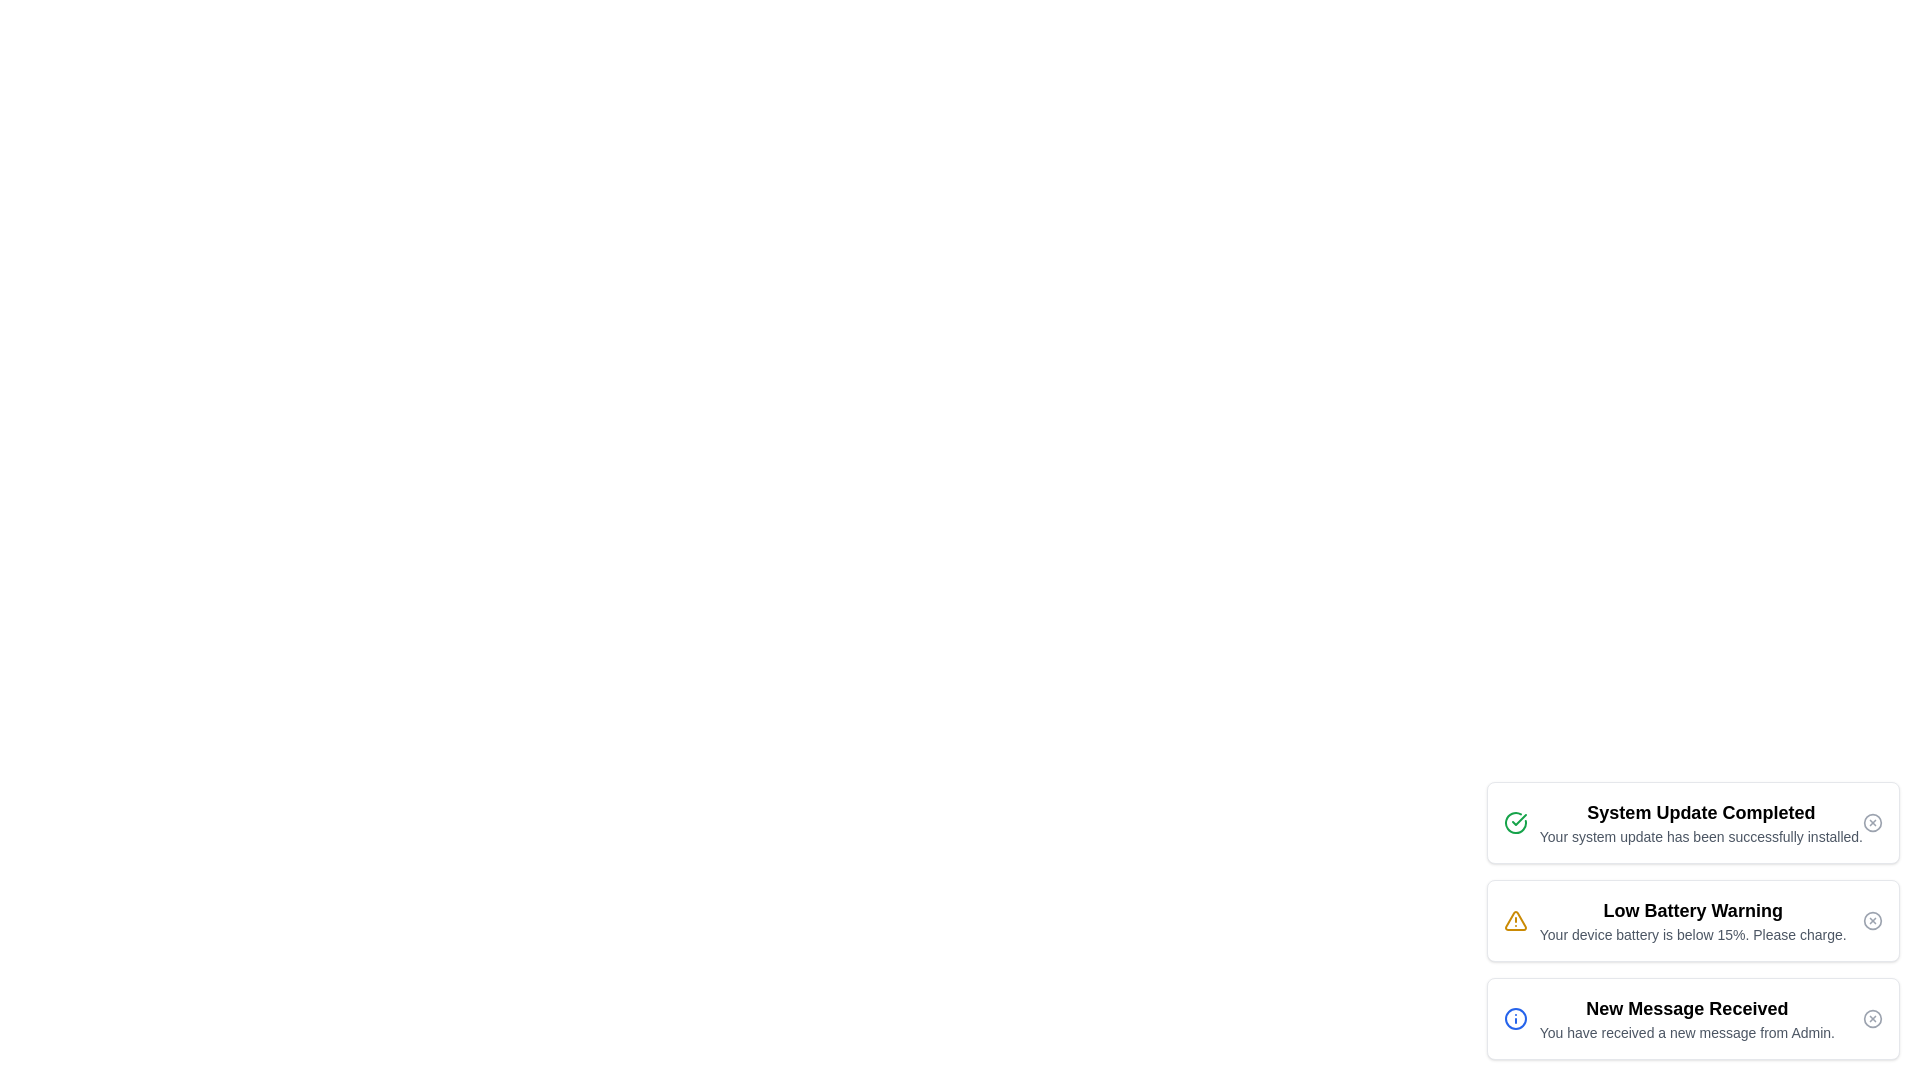 The height and width of the screenshot is (1080, 1920). Describe the element at coordinates (1515, 921) in the screenshot. I see `the triangular warning icon with a centered exclamation mark, located to the left of the 'Low Battery Warning' text in the second notification card` at that location.